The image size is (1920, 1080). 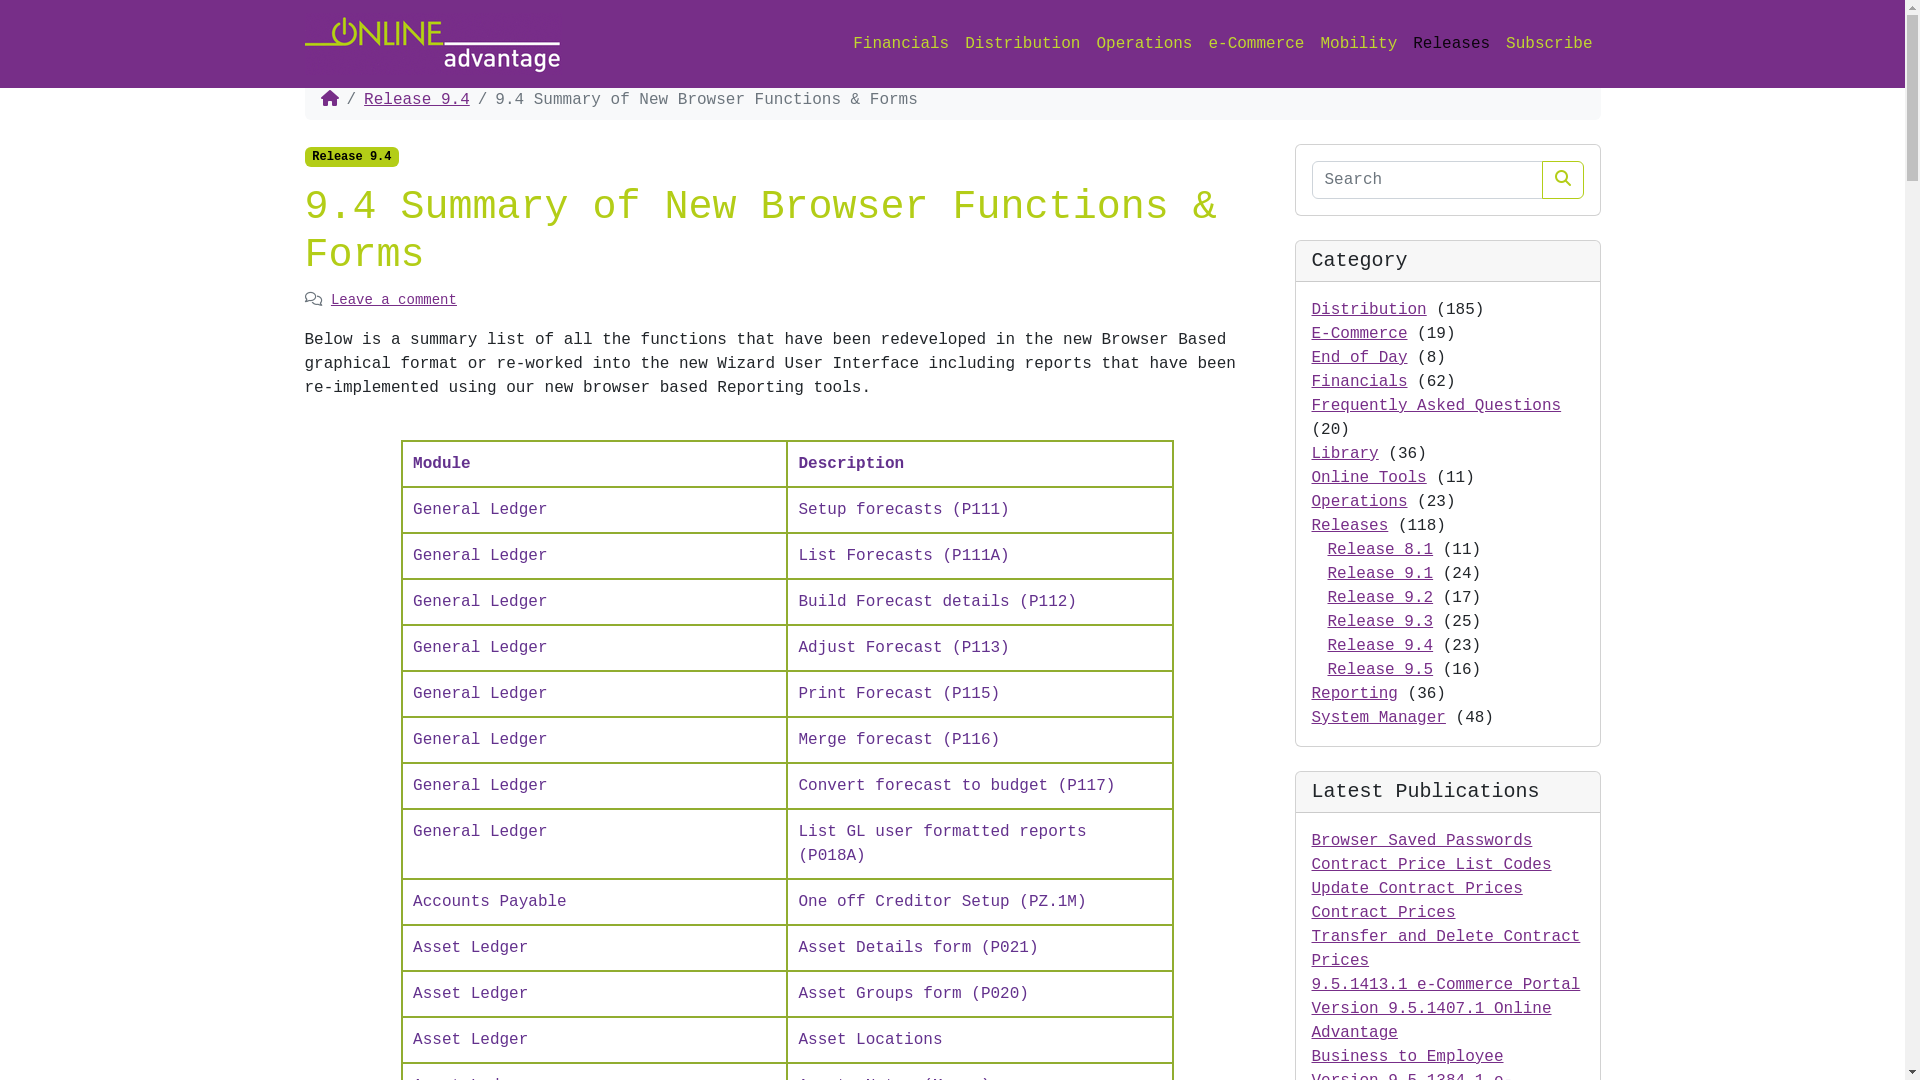 What do you see at coordinates (1311, 1055) in the screenshot?
I see `'Business to Employee'` at bounding box center [1311, 1055].